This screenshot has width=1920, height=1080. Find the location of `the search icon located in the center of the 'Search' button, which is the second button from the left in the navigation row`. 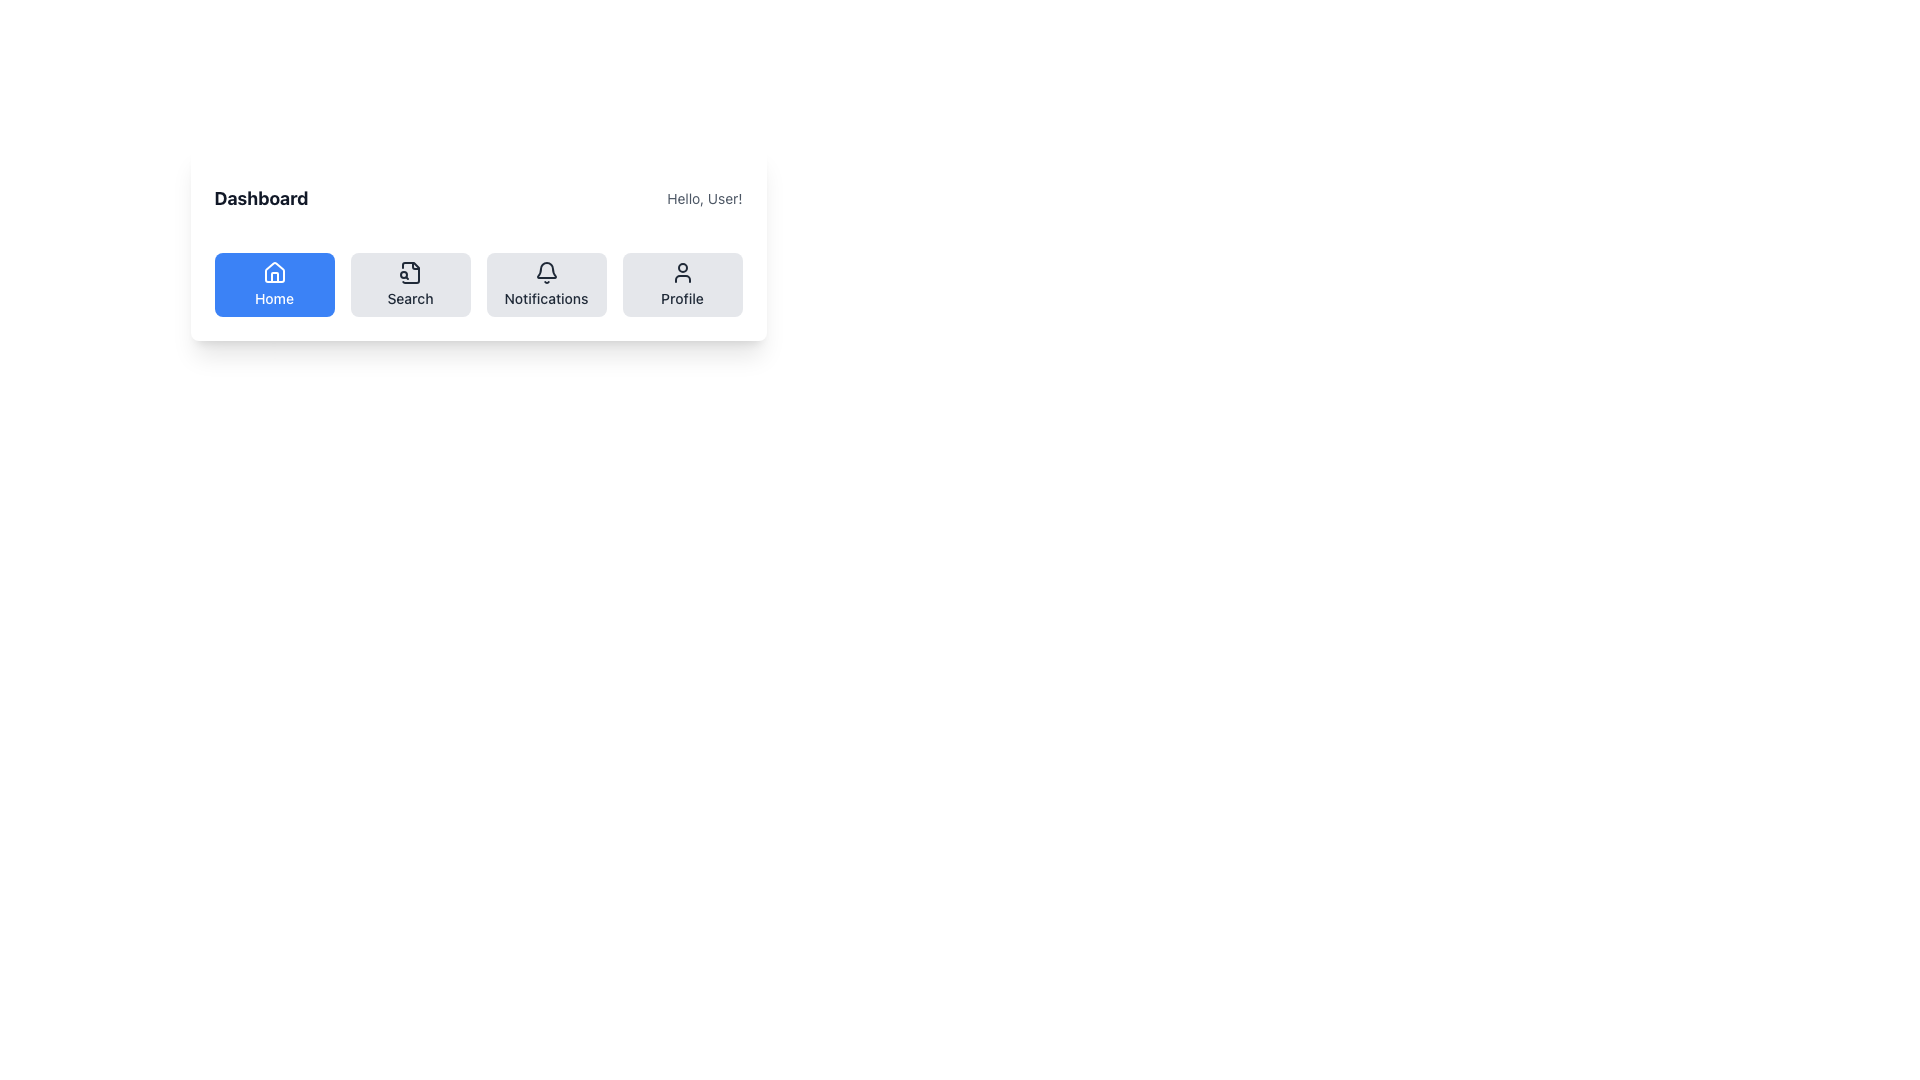

the search icon located in the center of the 'Search' button, which is the second button from the left in the navigation row is located at coordinates (409, 273).